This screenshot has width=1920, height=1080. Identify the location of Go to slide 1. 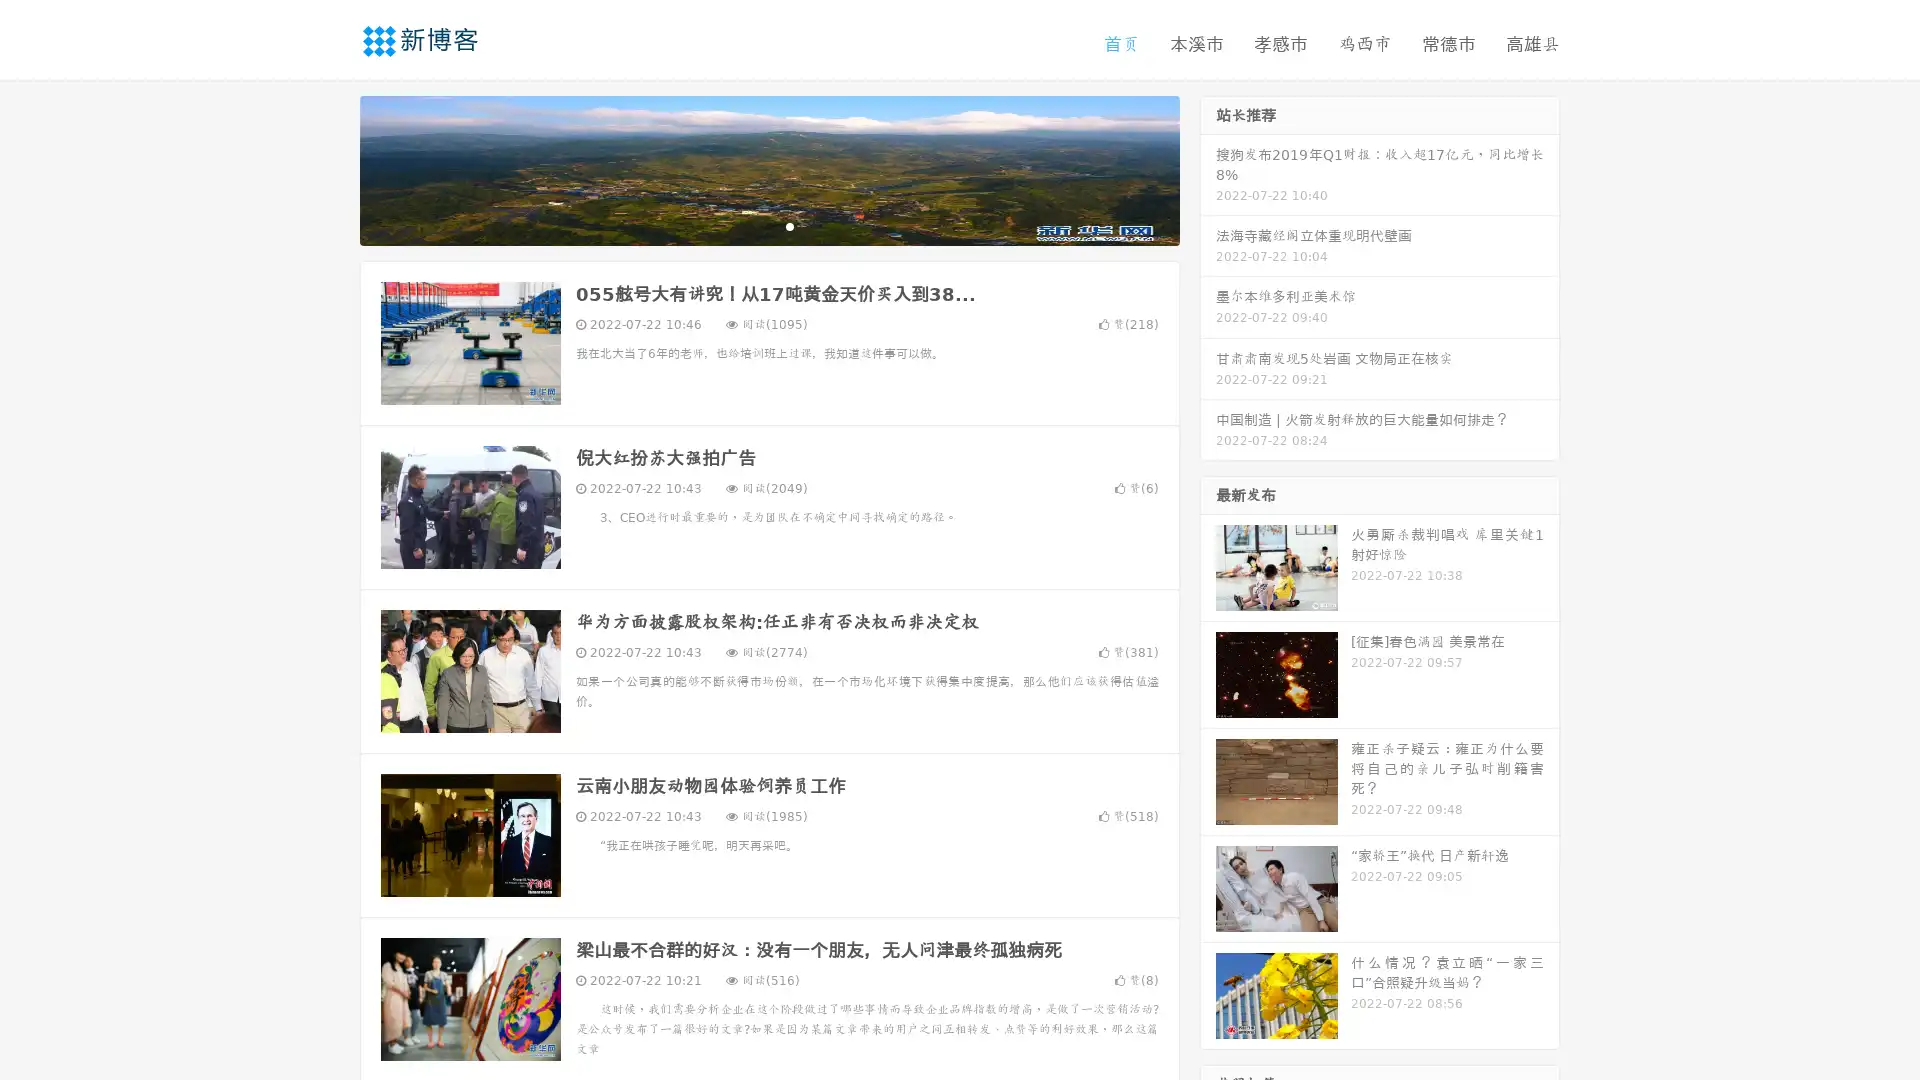
(748, 225).